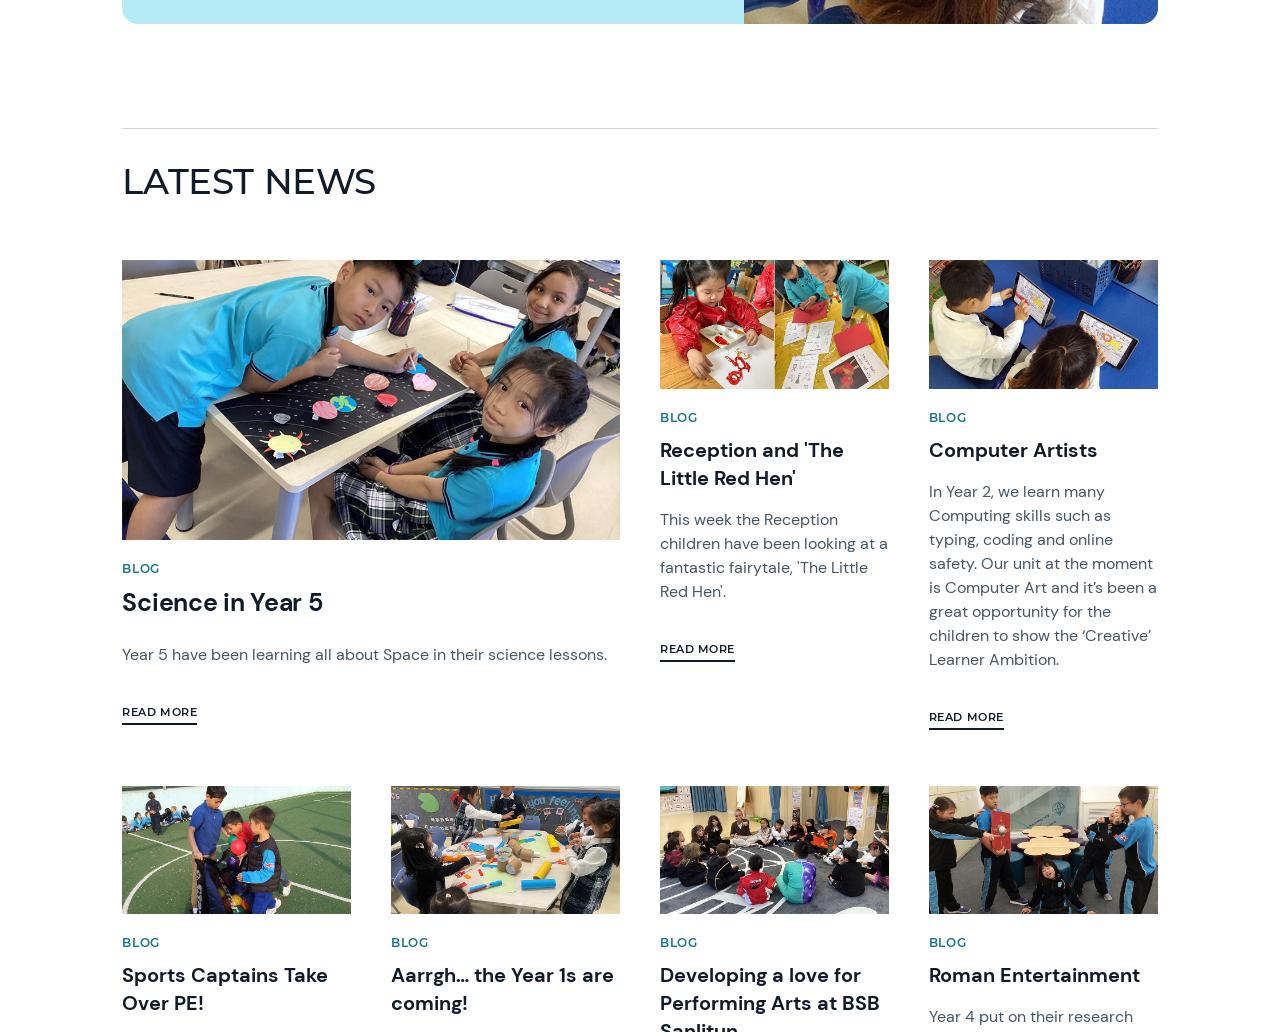 The image size is (1280, 1032). I want to click on 'Reception and 'The Little Red Hen'', so click(751, 461).